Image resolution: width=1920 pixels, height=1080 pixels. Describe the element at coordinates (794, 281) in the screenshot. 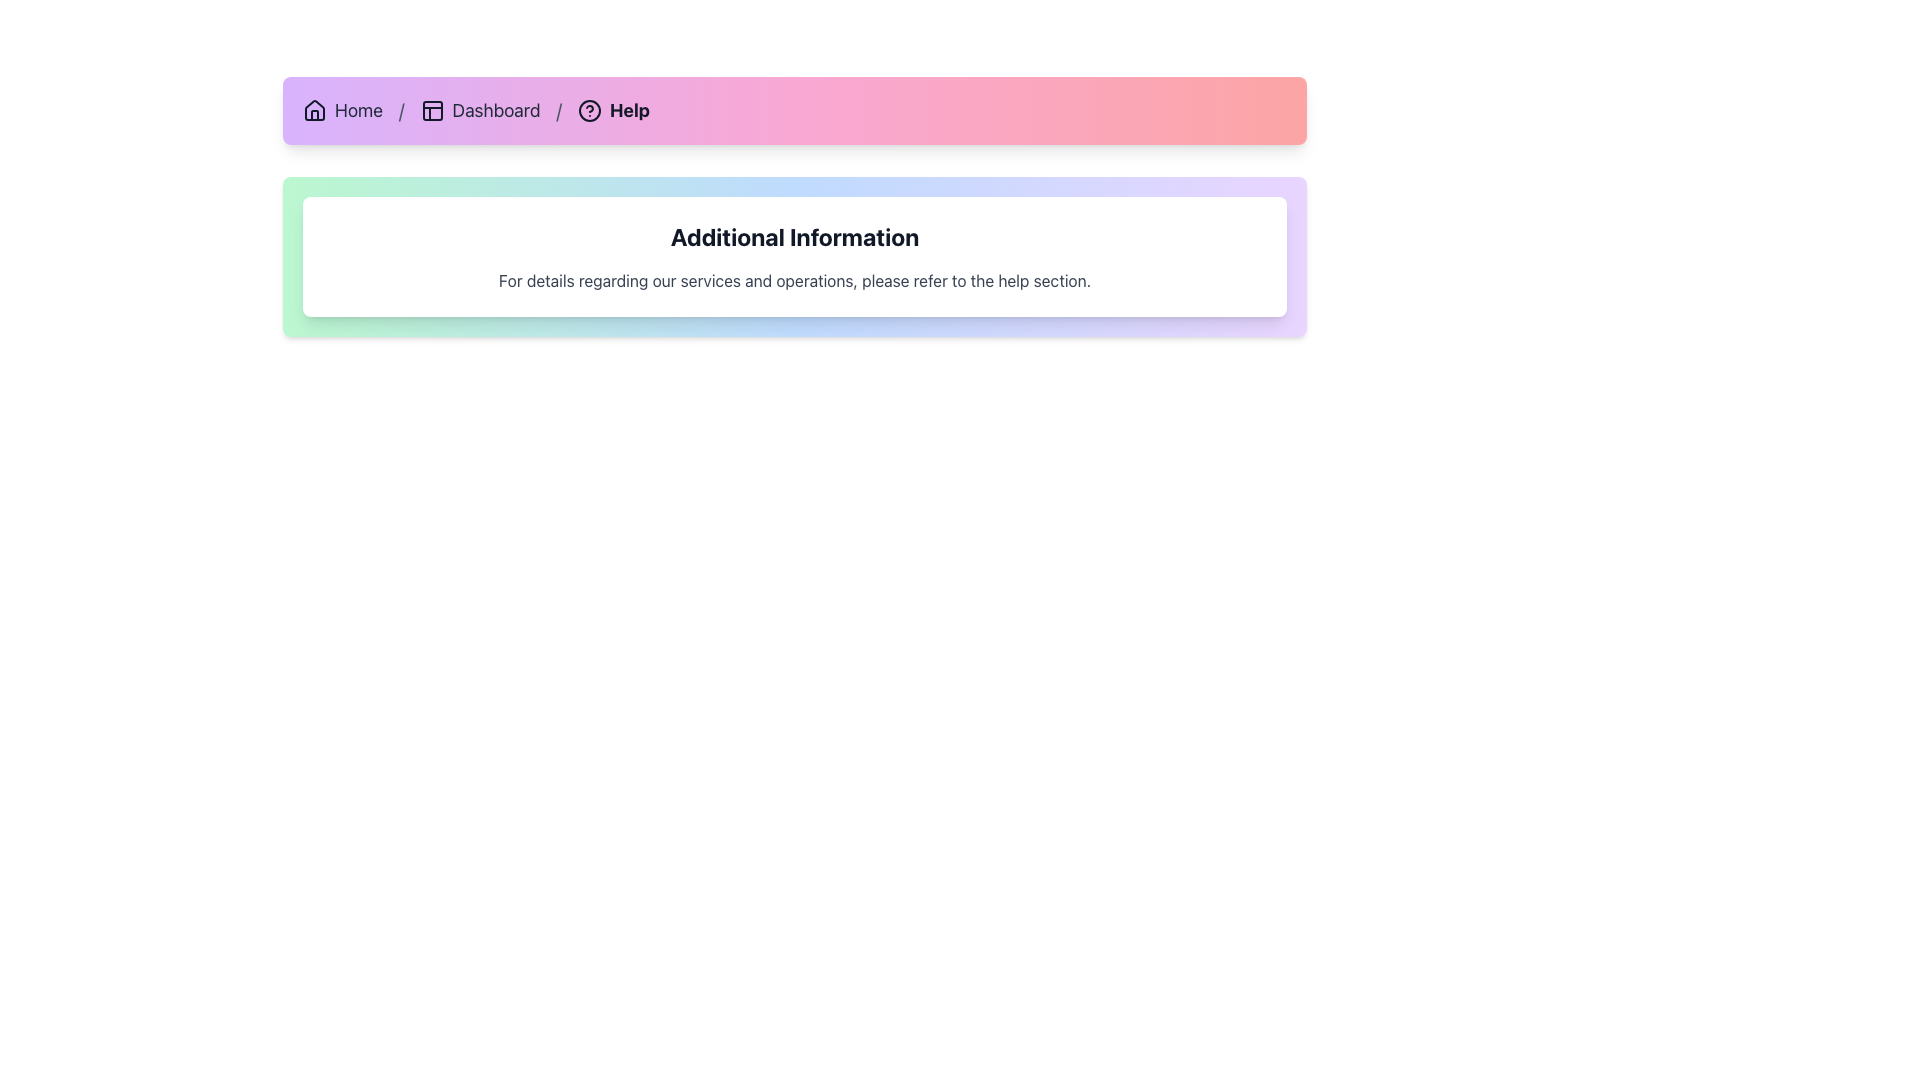

I see `the text block displaying 'For details regarding our services and operations, please refer to the help section.' which is styled in gray and located below the title 'Additional Information.'` at that location.